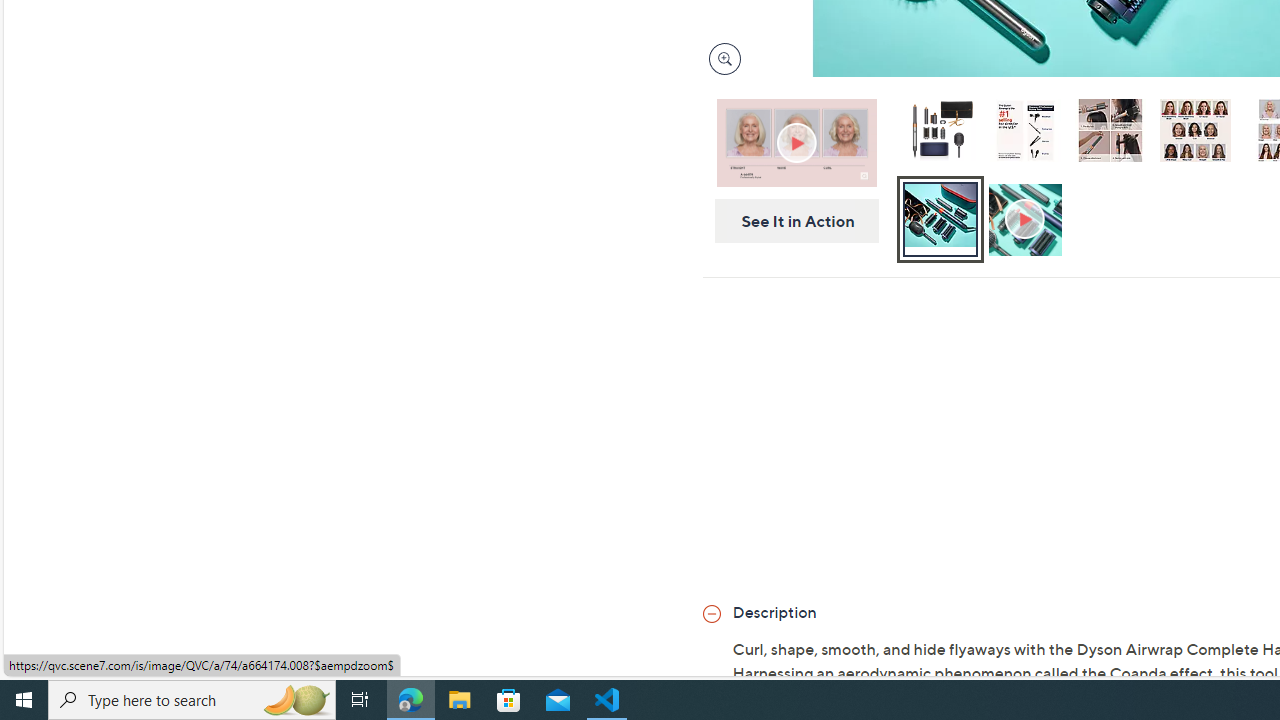 This screenshot has width=1280, height=720. Describe the element at coordinates (720, 58) in the screenshot. I see `'Zoom product image, opens image gallery dialog'` at that location.